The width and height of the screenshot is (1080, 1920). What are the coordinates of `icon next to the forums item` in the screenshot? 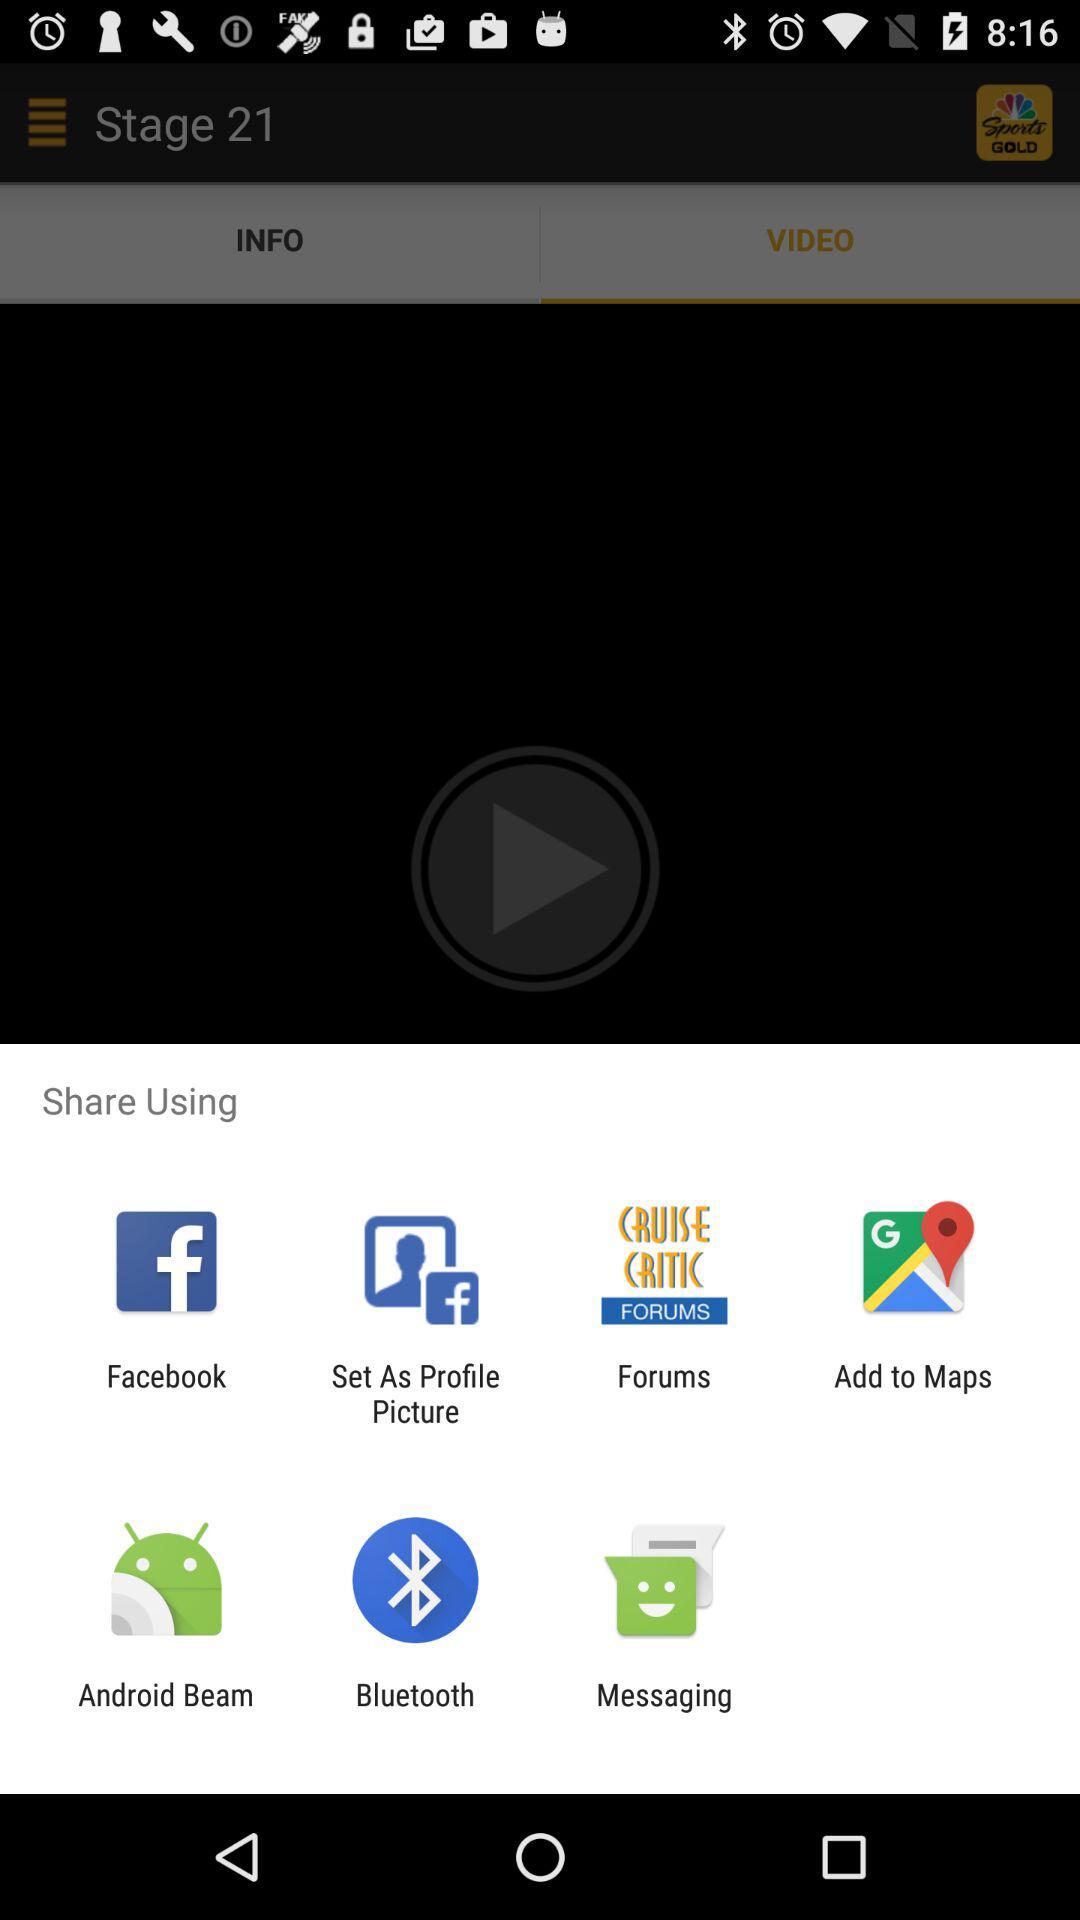 It's located at (913, 1392).